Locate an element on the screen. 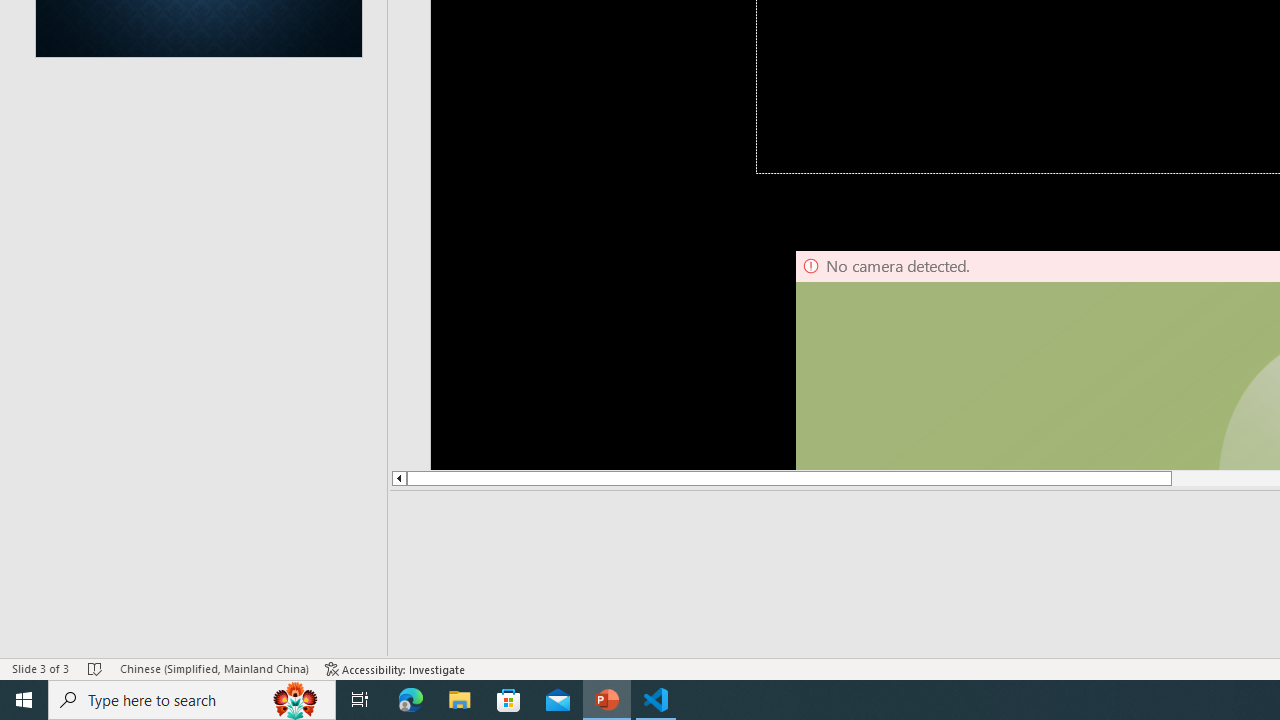  'Spell Check No Errors' is located at coordinates (95, 669).